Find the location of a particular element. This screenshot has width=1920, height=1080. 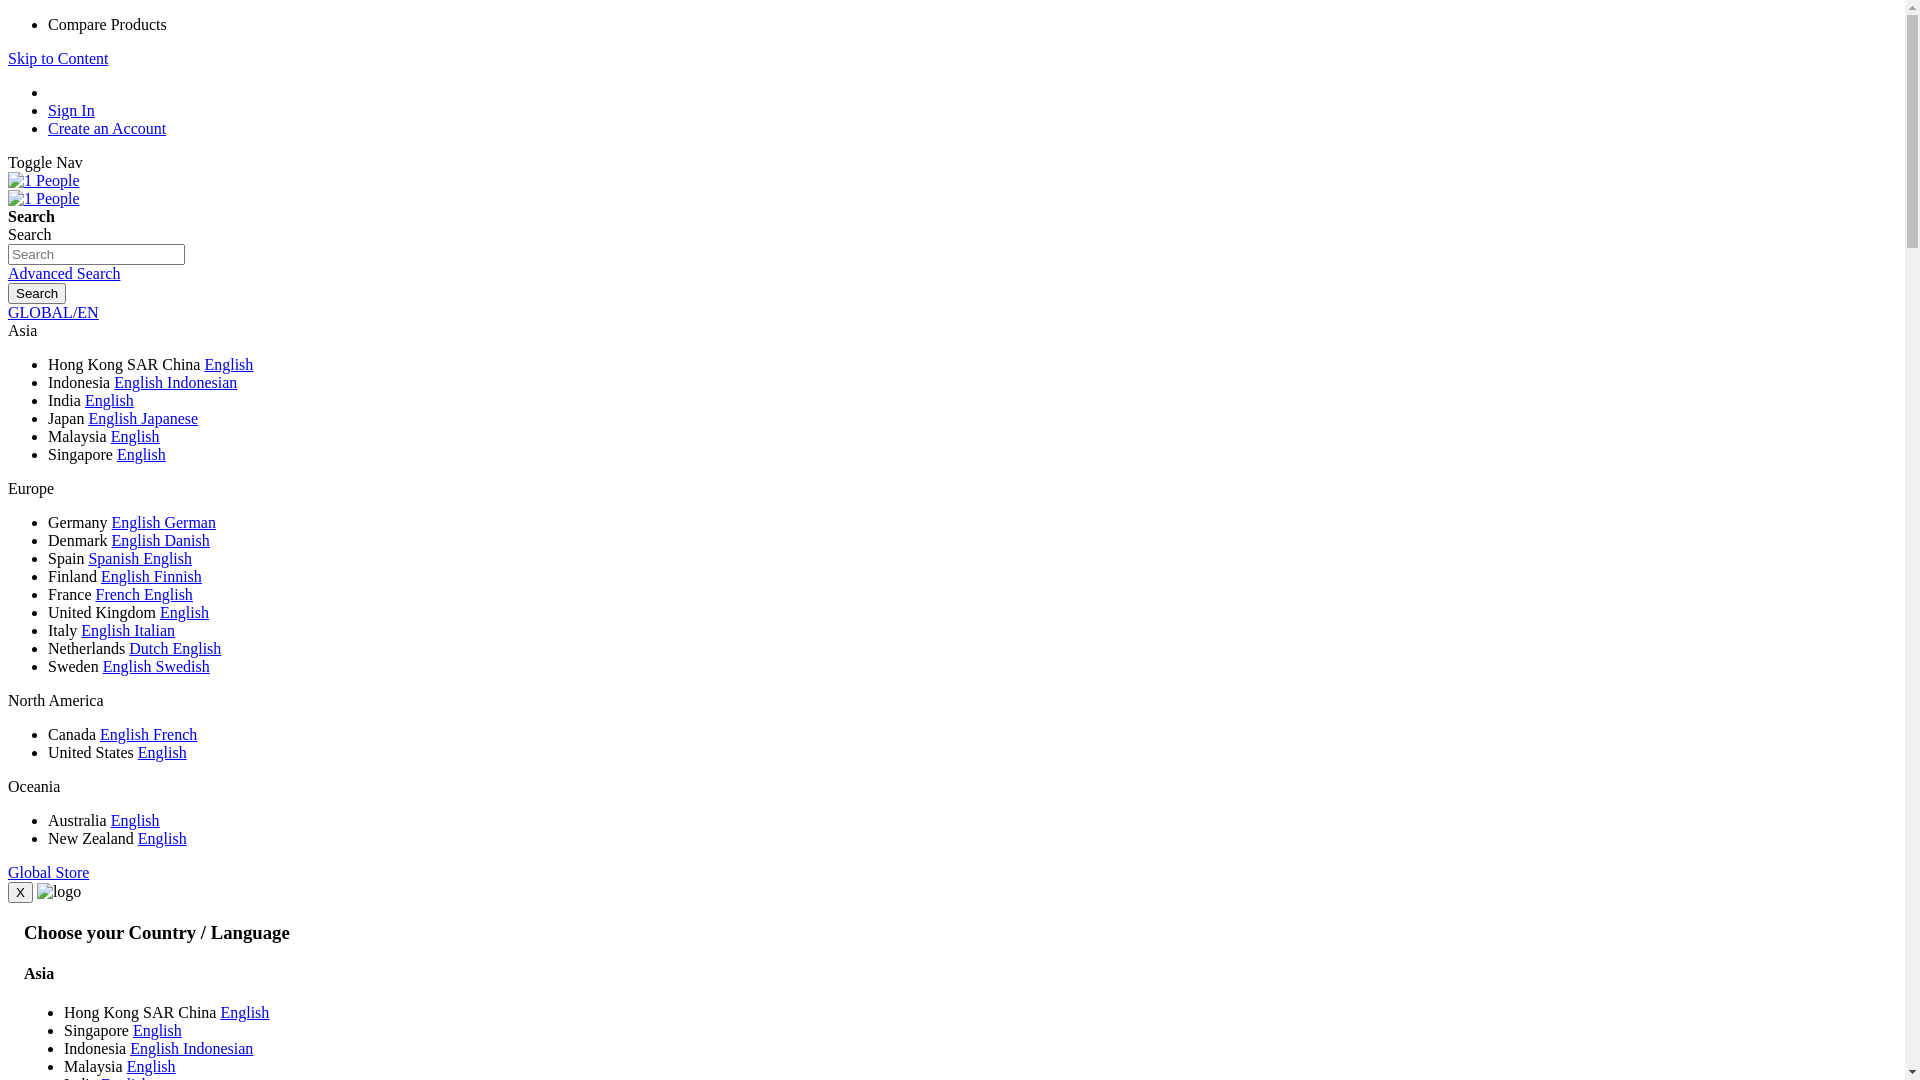

'Skip to Content' is located at coordinates (57, 57).